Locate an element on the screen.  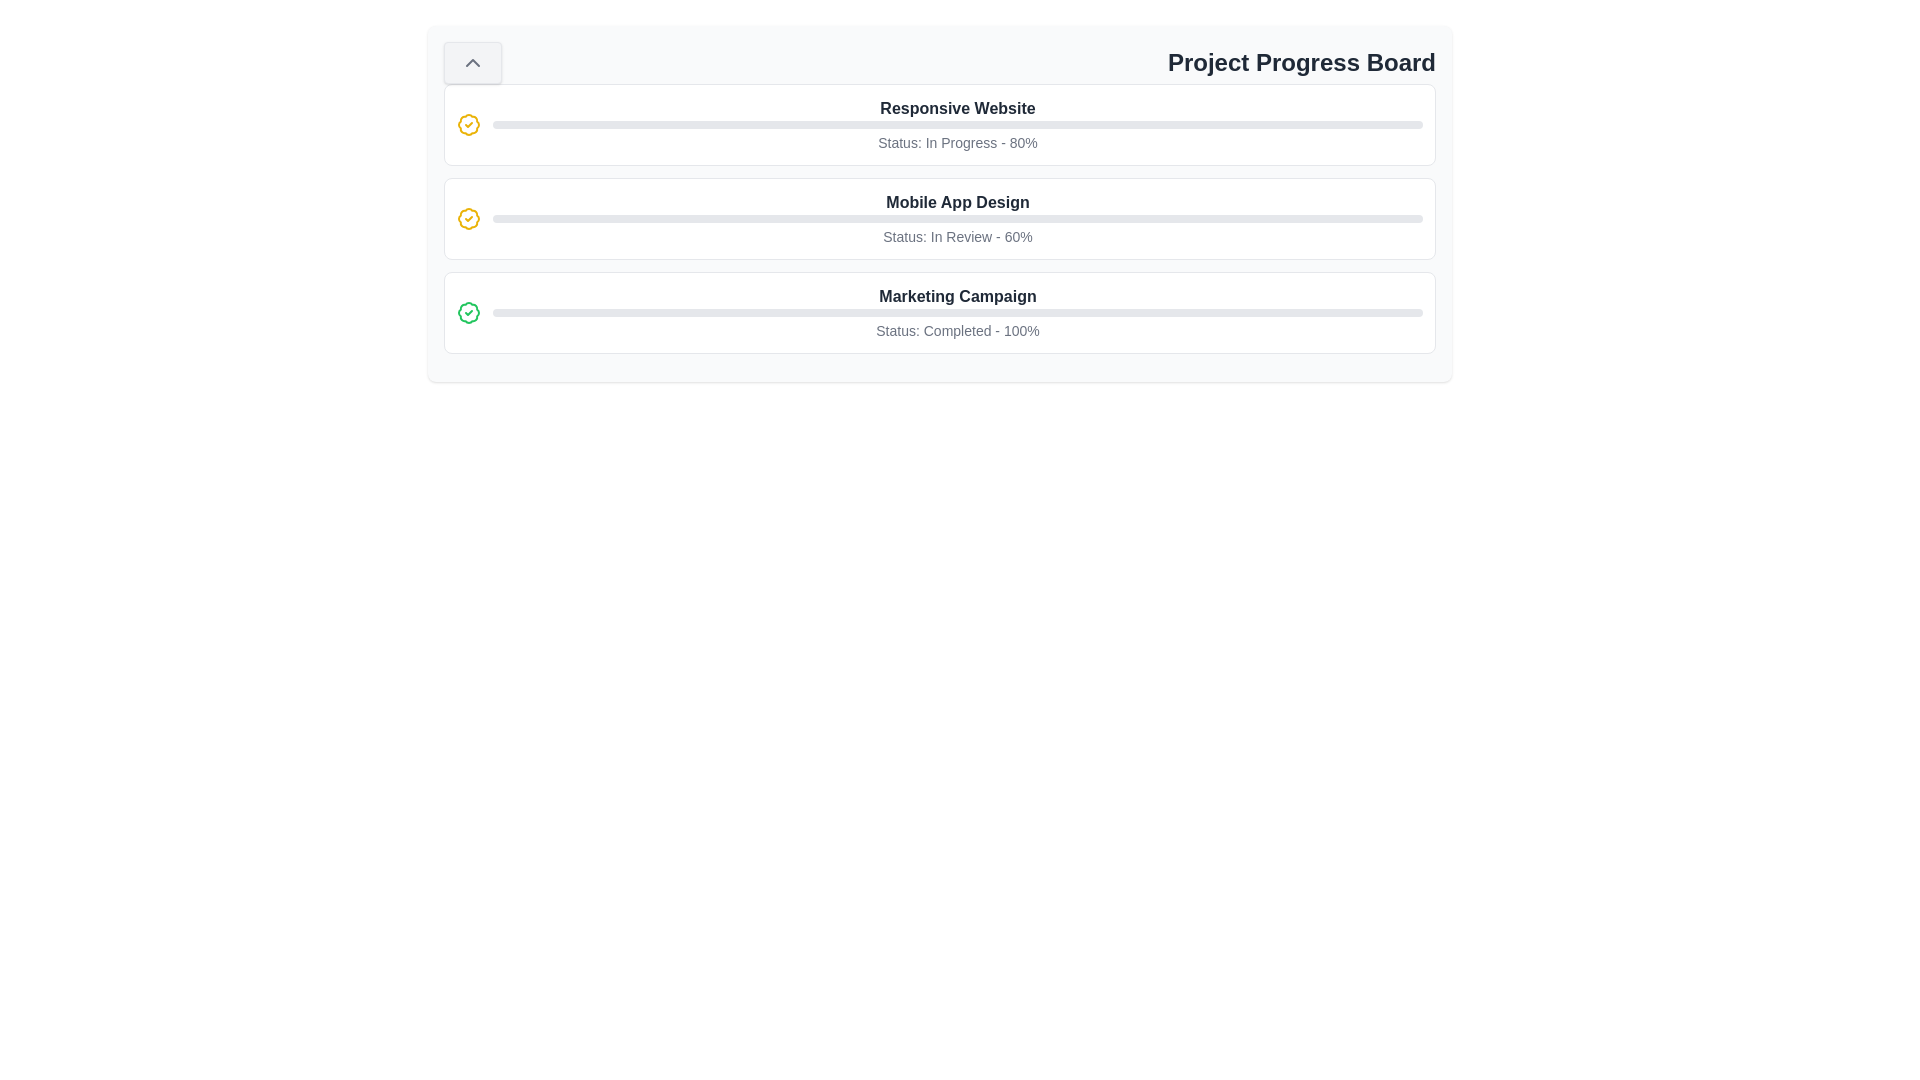
the progress bar located below 'Responsive Website' and above 'Status: In Progress - 80%', which visually indicates 80% progress of a task is located at coordinates (957, 124).